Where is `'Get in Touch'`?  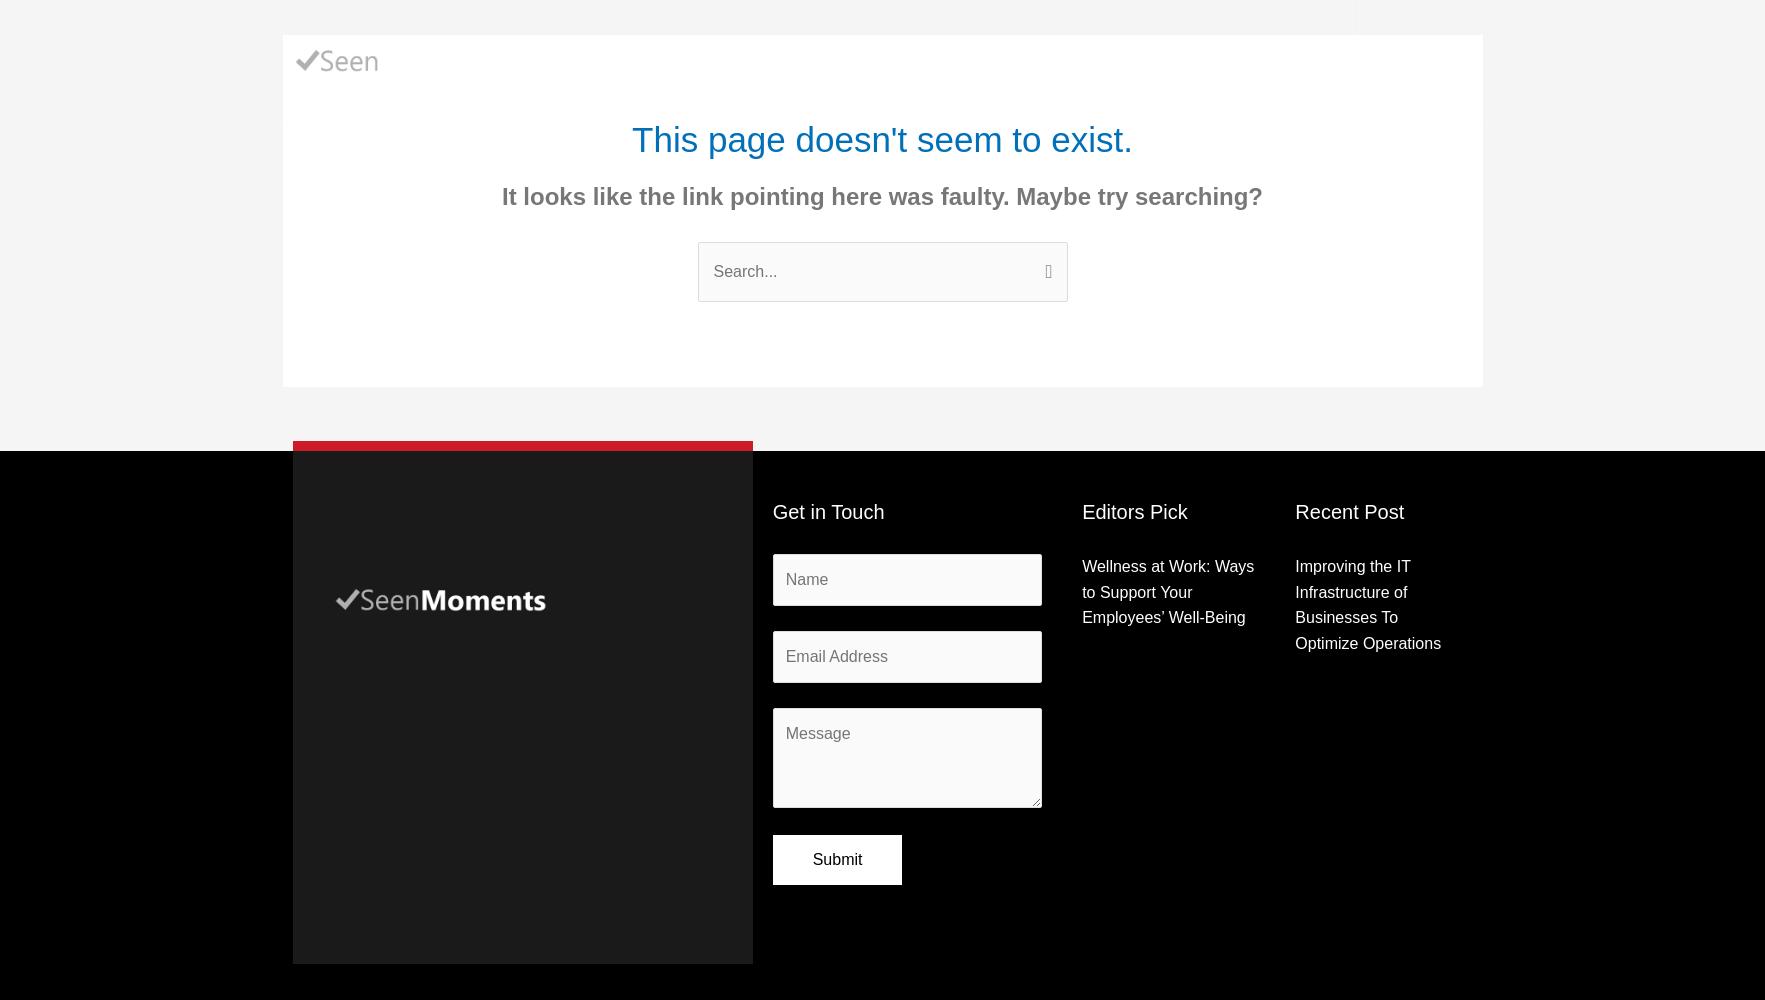 'Get in Touch' is located at coordinates (826, 512).